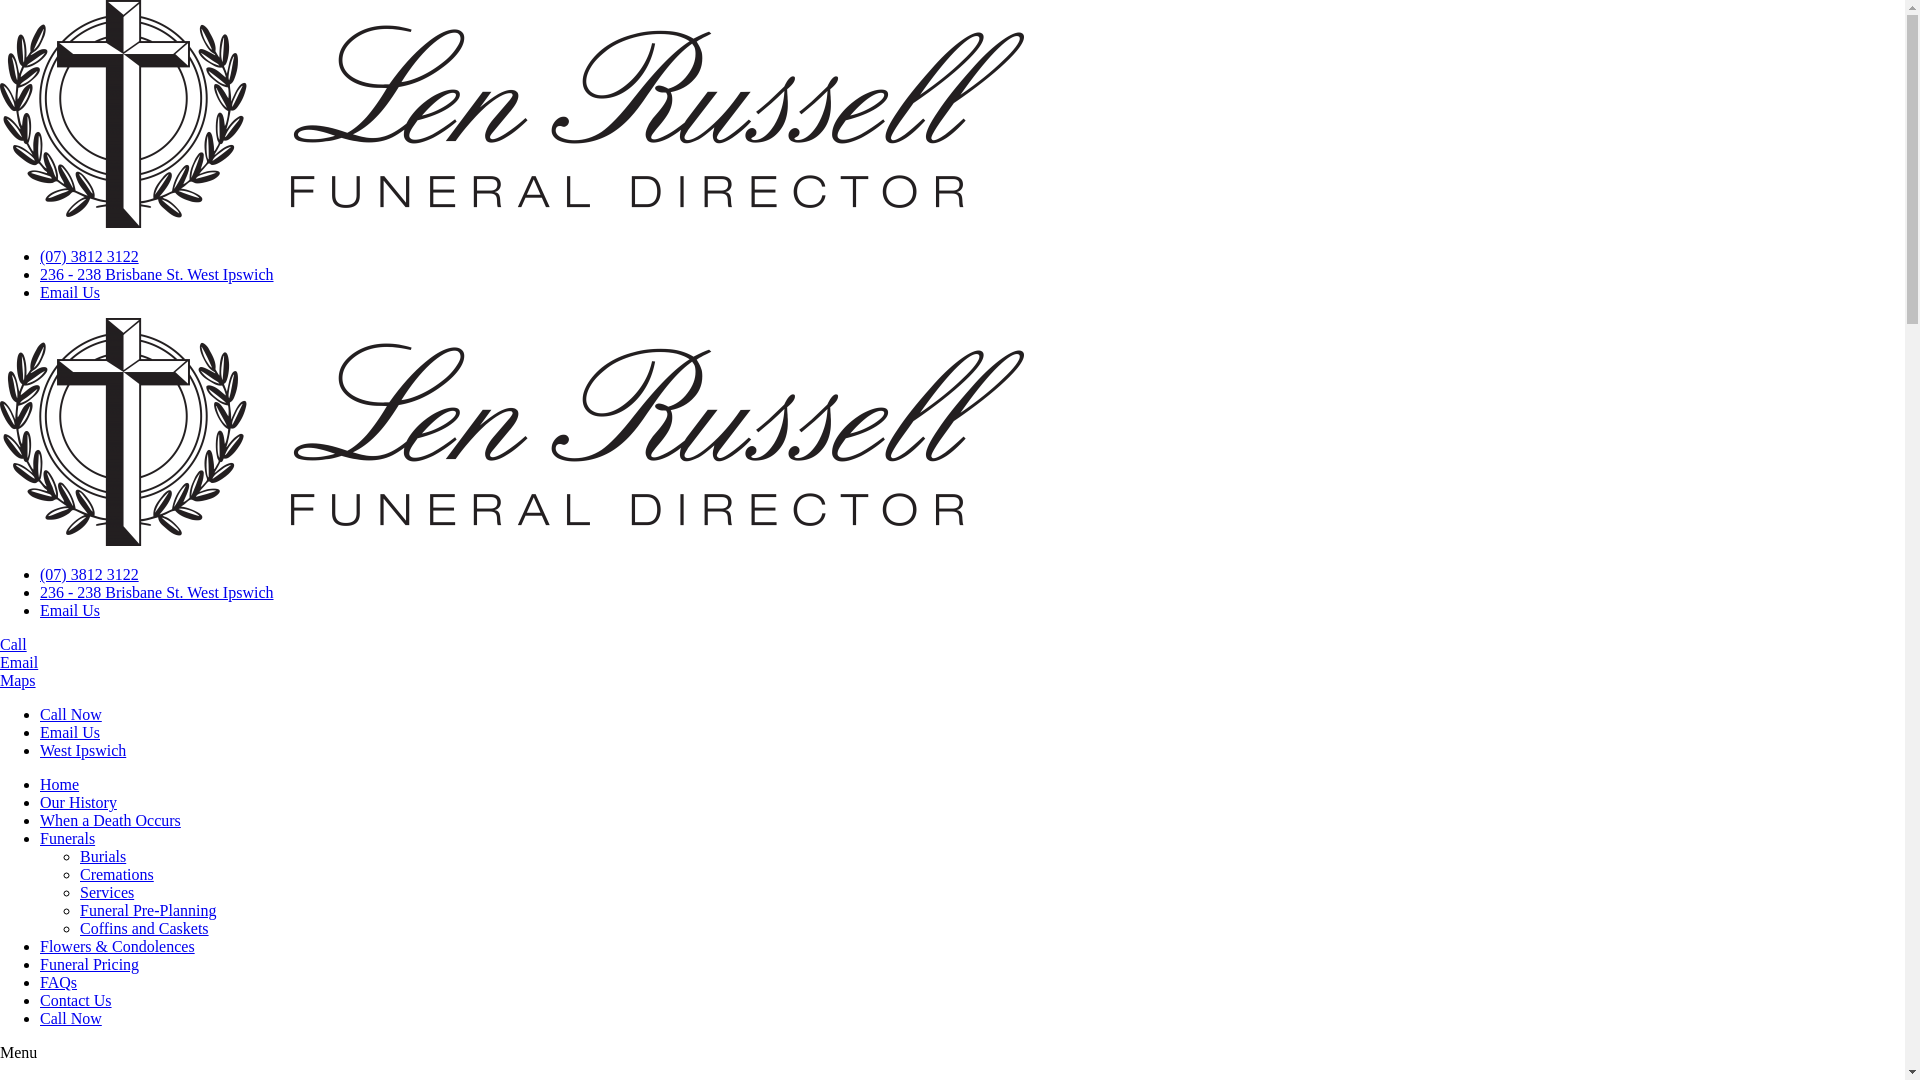  What do you see at coordinates (116, 945) in the screenshot?
I see `'Flowers & Condolences'` at bounding box center [116, 945].